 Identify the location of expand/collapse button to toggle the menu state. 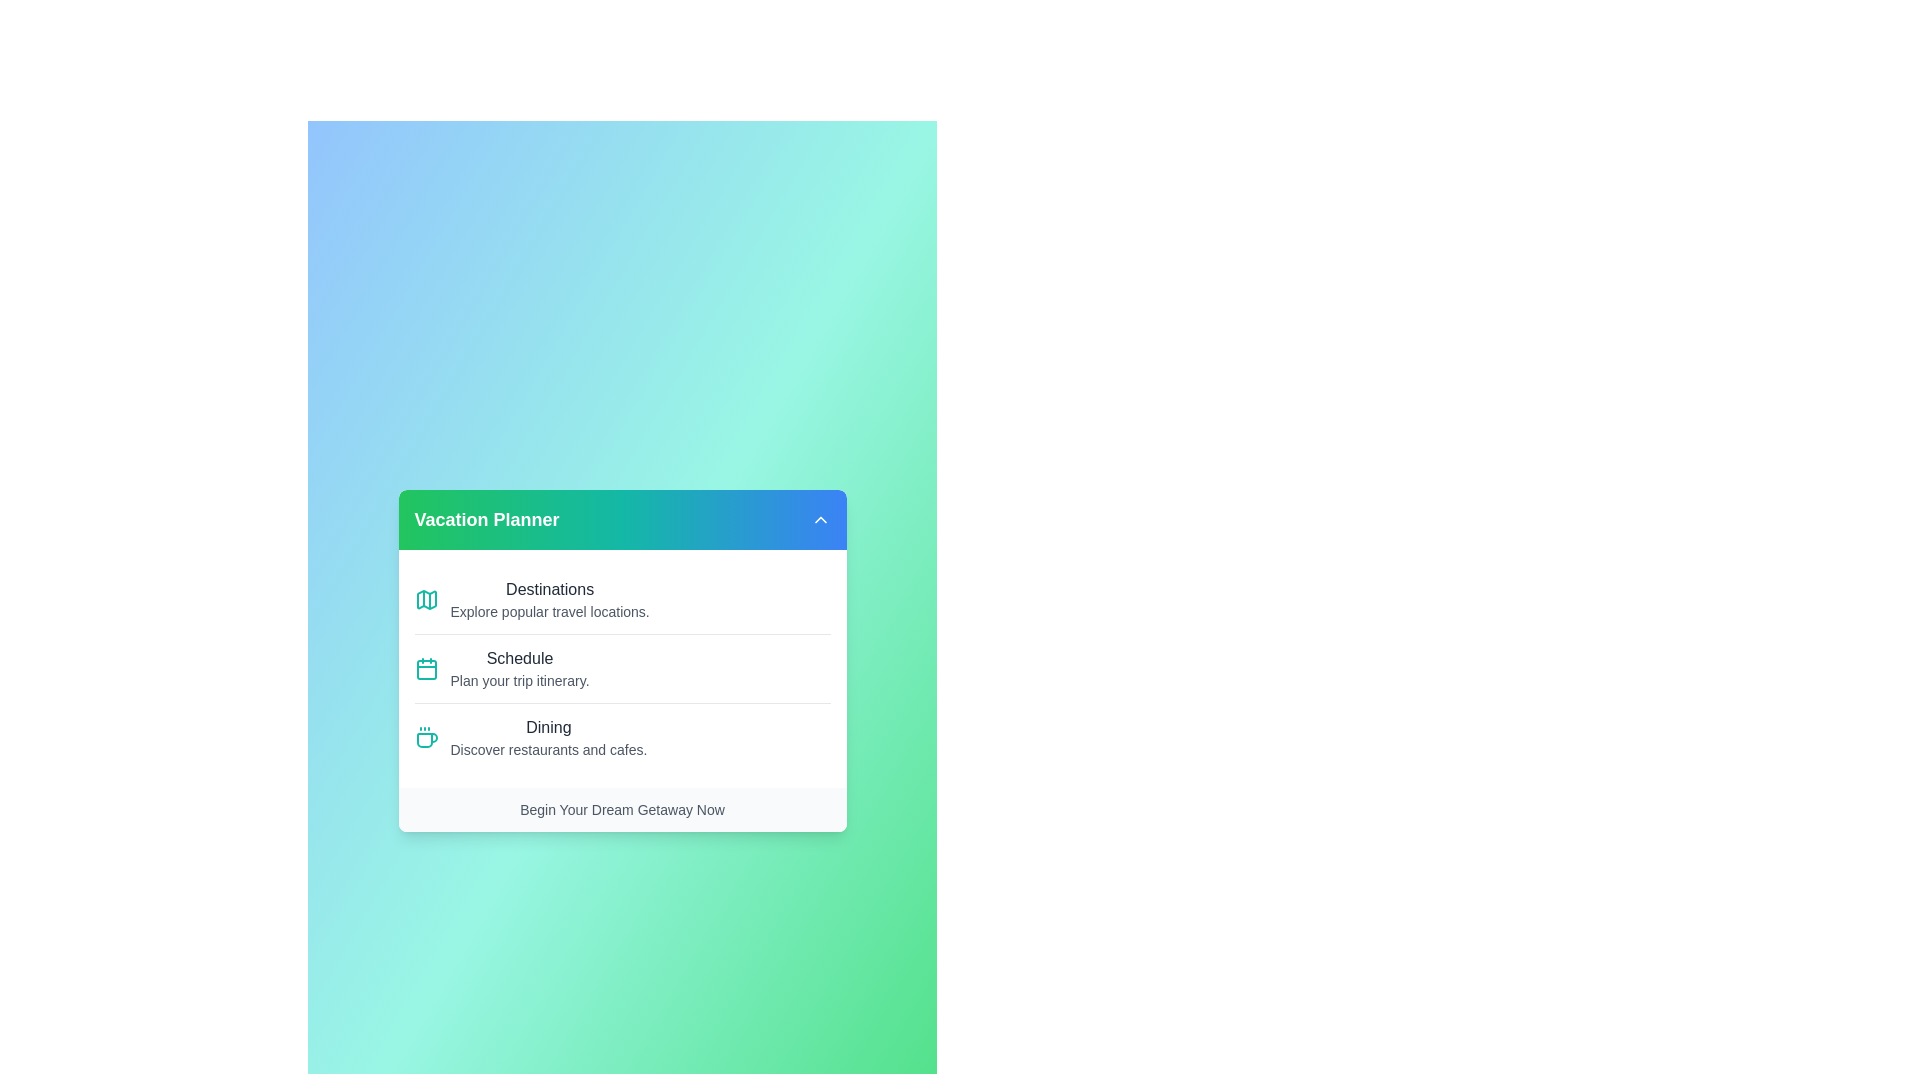
(820, 519).